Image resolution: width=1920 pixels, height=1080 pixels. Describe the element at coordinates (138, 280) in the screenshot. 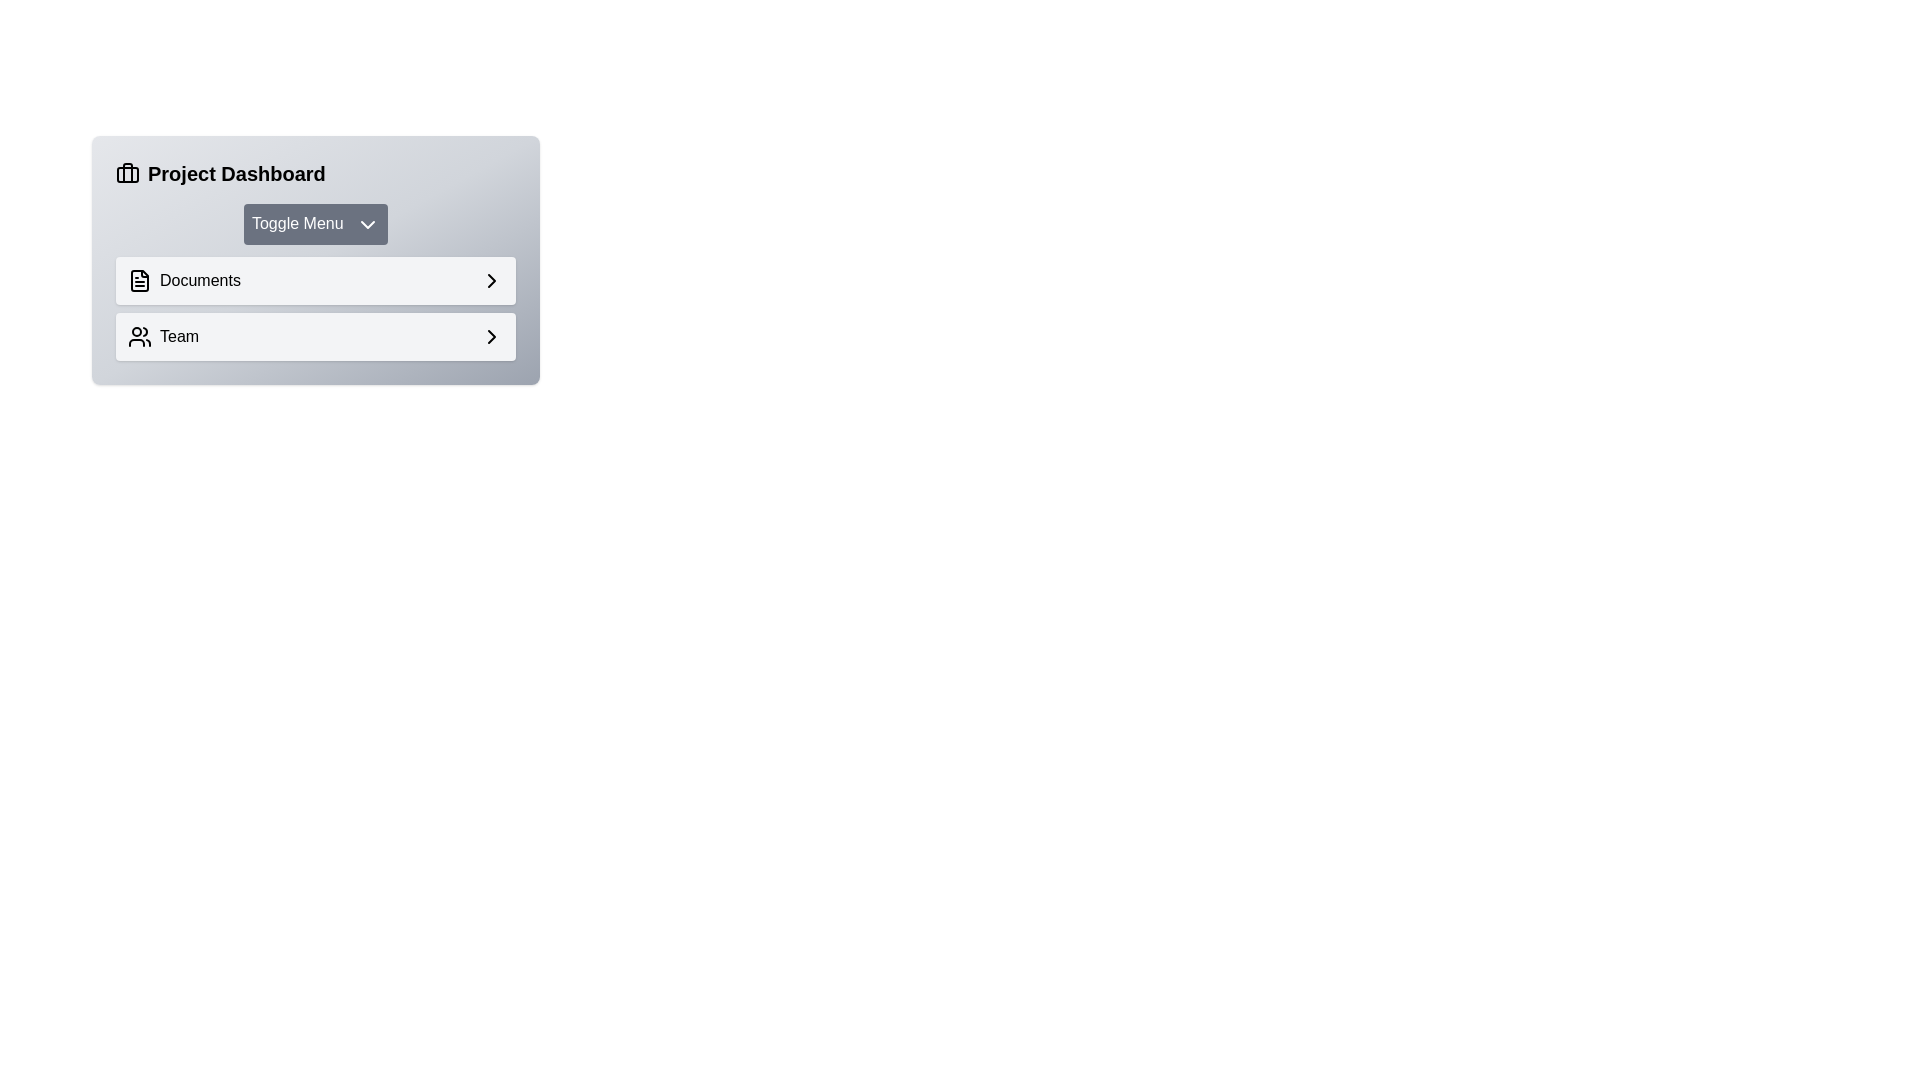

I see `the document icon located to the left of the 'Documents' button at the top-left section of the dashboard interface` at that location.